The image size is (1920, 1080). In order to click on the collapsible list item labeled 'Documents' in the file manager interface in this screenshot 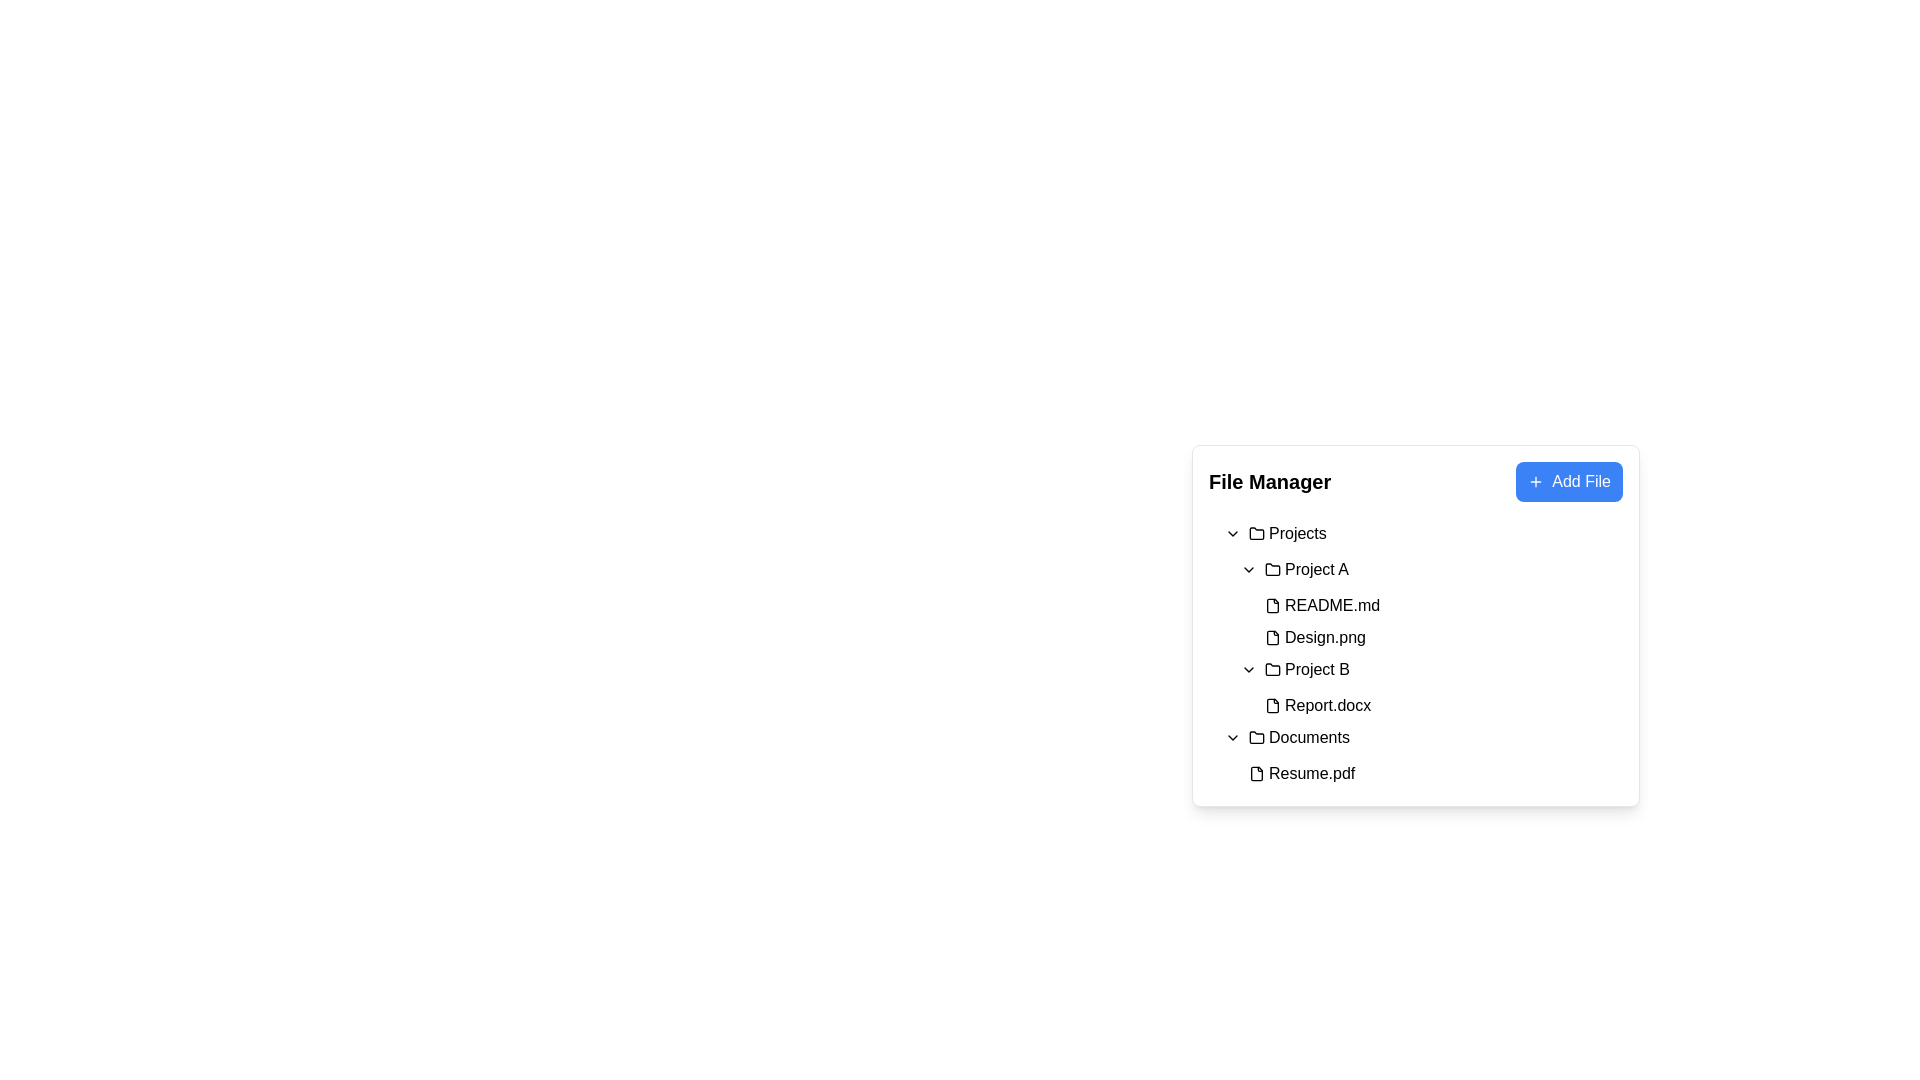, I will do `click(1423, 737)`.